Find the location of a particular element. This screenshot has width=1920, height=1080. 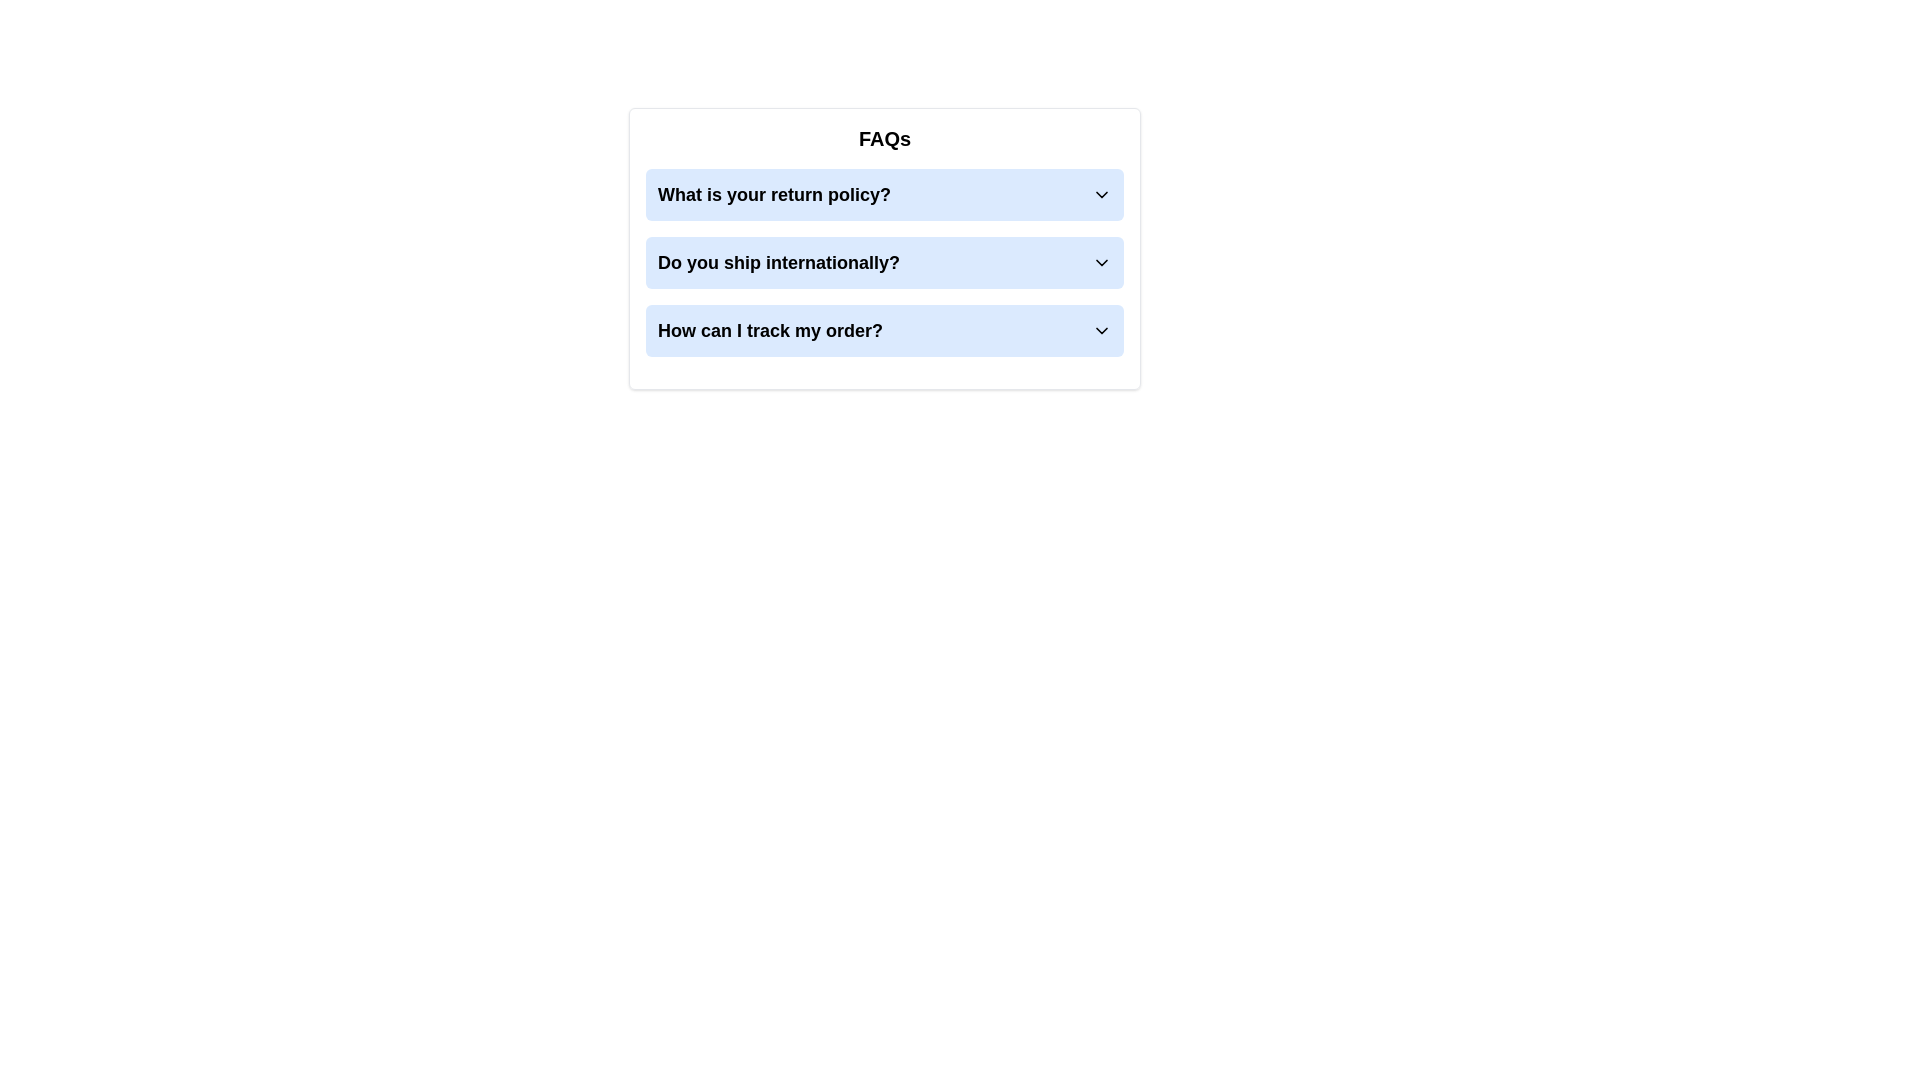

the dropdown indicator or toggle icon located at the right end of the collapsible menu item labeled 'What is your return policy?' is located at coordinates (1101, 195).